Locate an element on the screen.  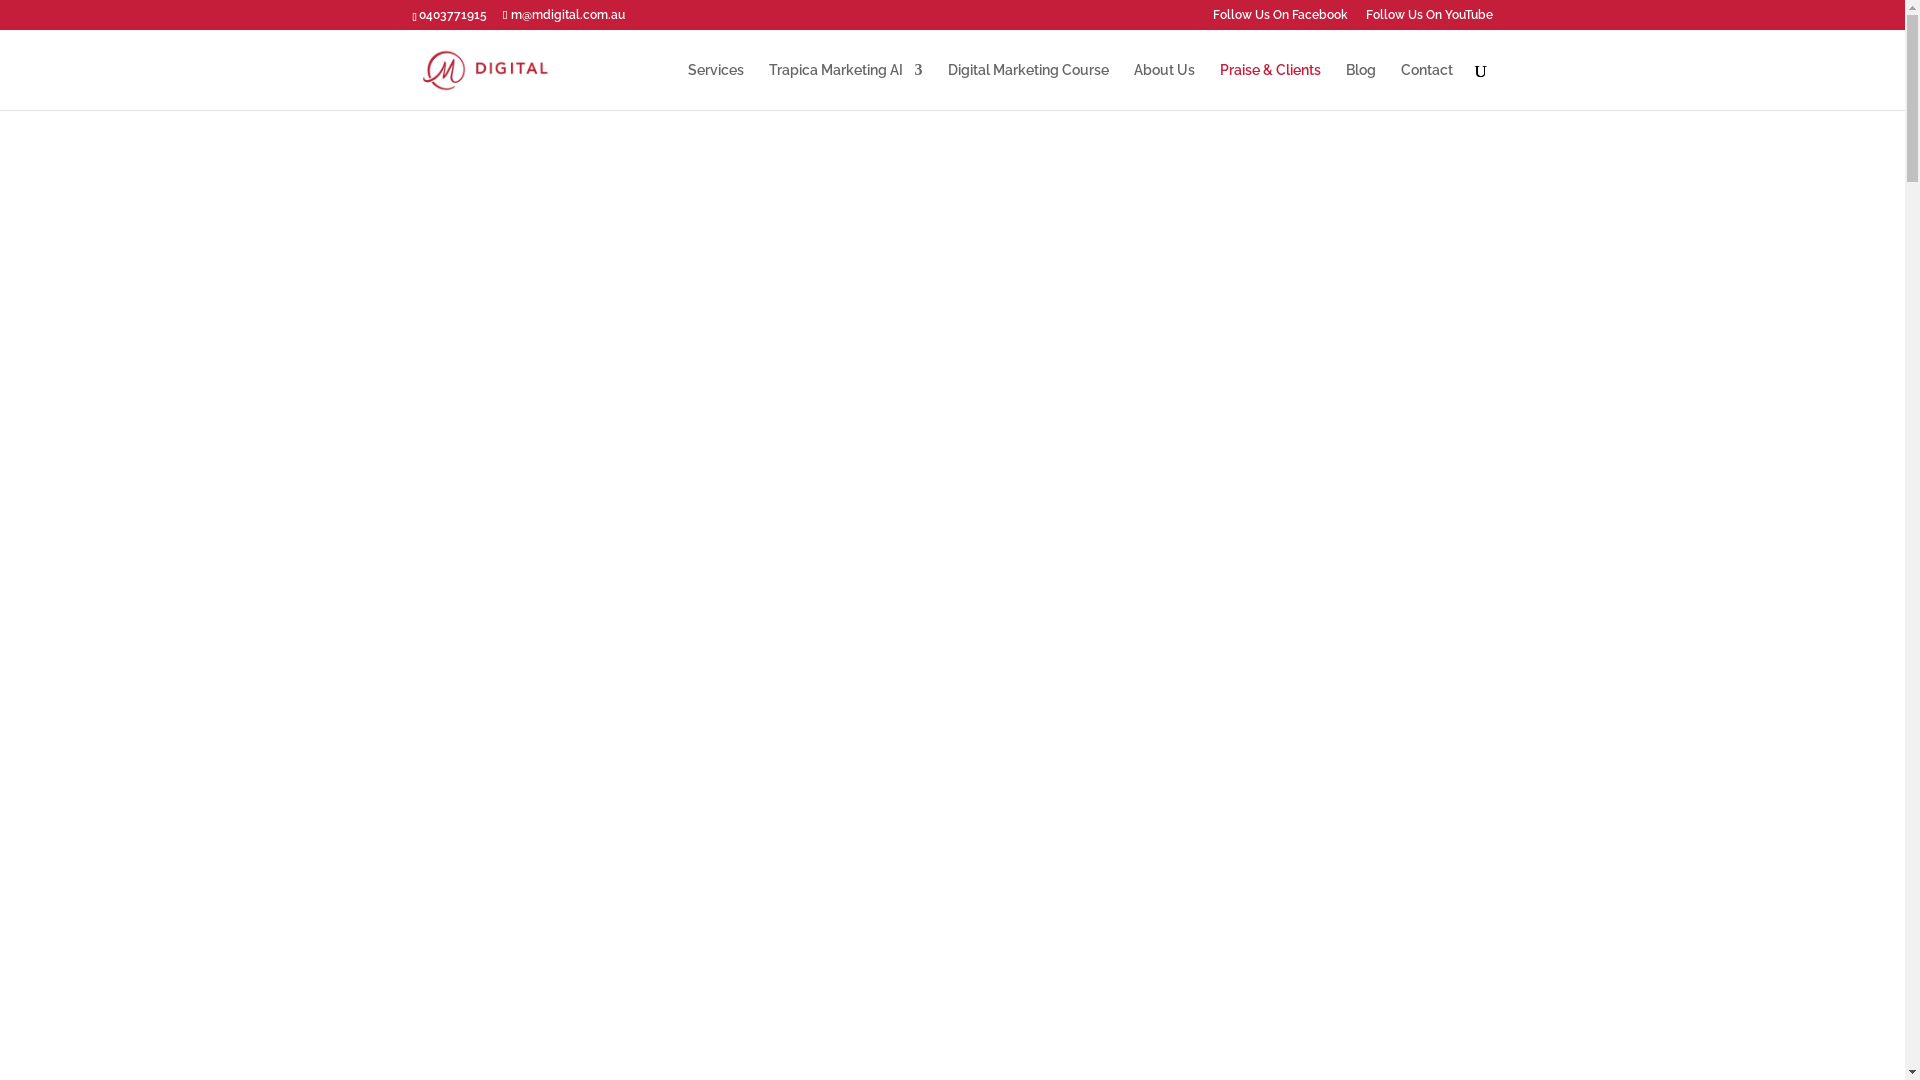
'Digital Marketing Course' is located at coordinates (1028, 85).